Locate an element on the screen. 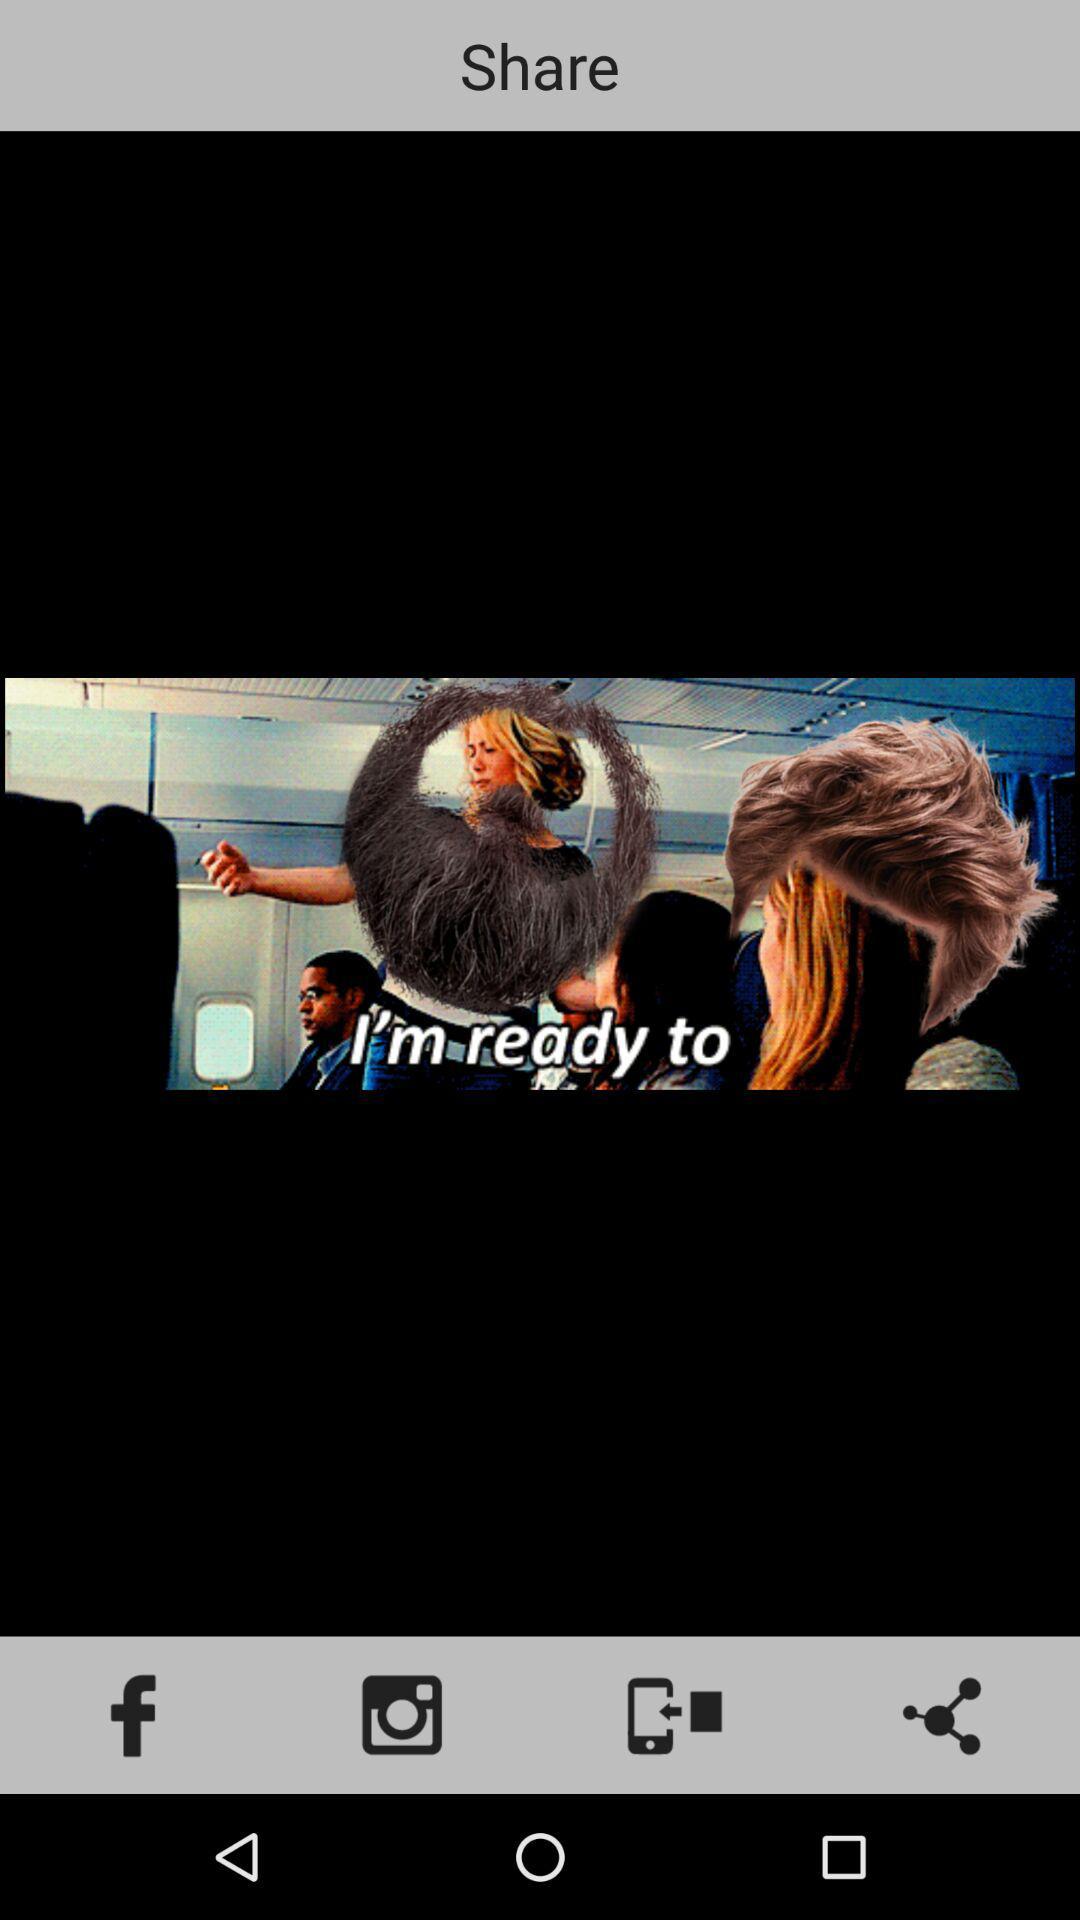  share to phone is located at coordinates (675, 1714).